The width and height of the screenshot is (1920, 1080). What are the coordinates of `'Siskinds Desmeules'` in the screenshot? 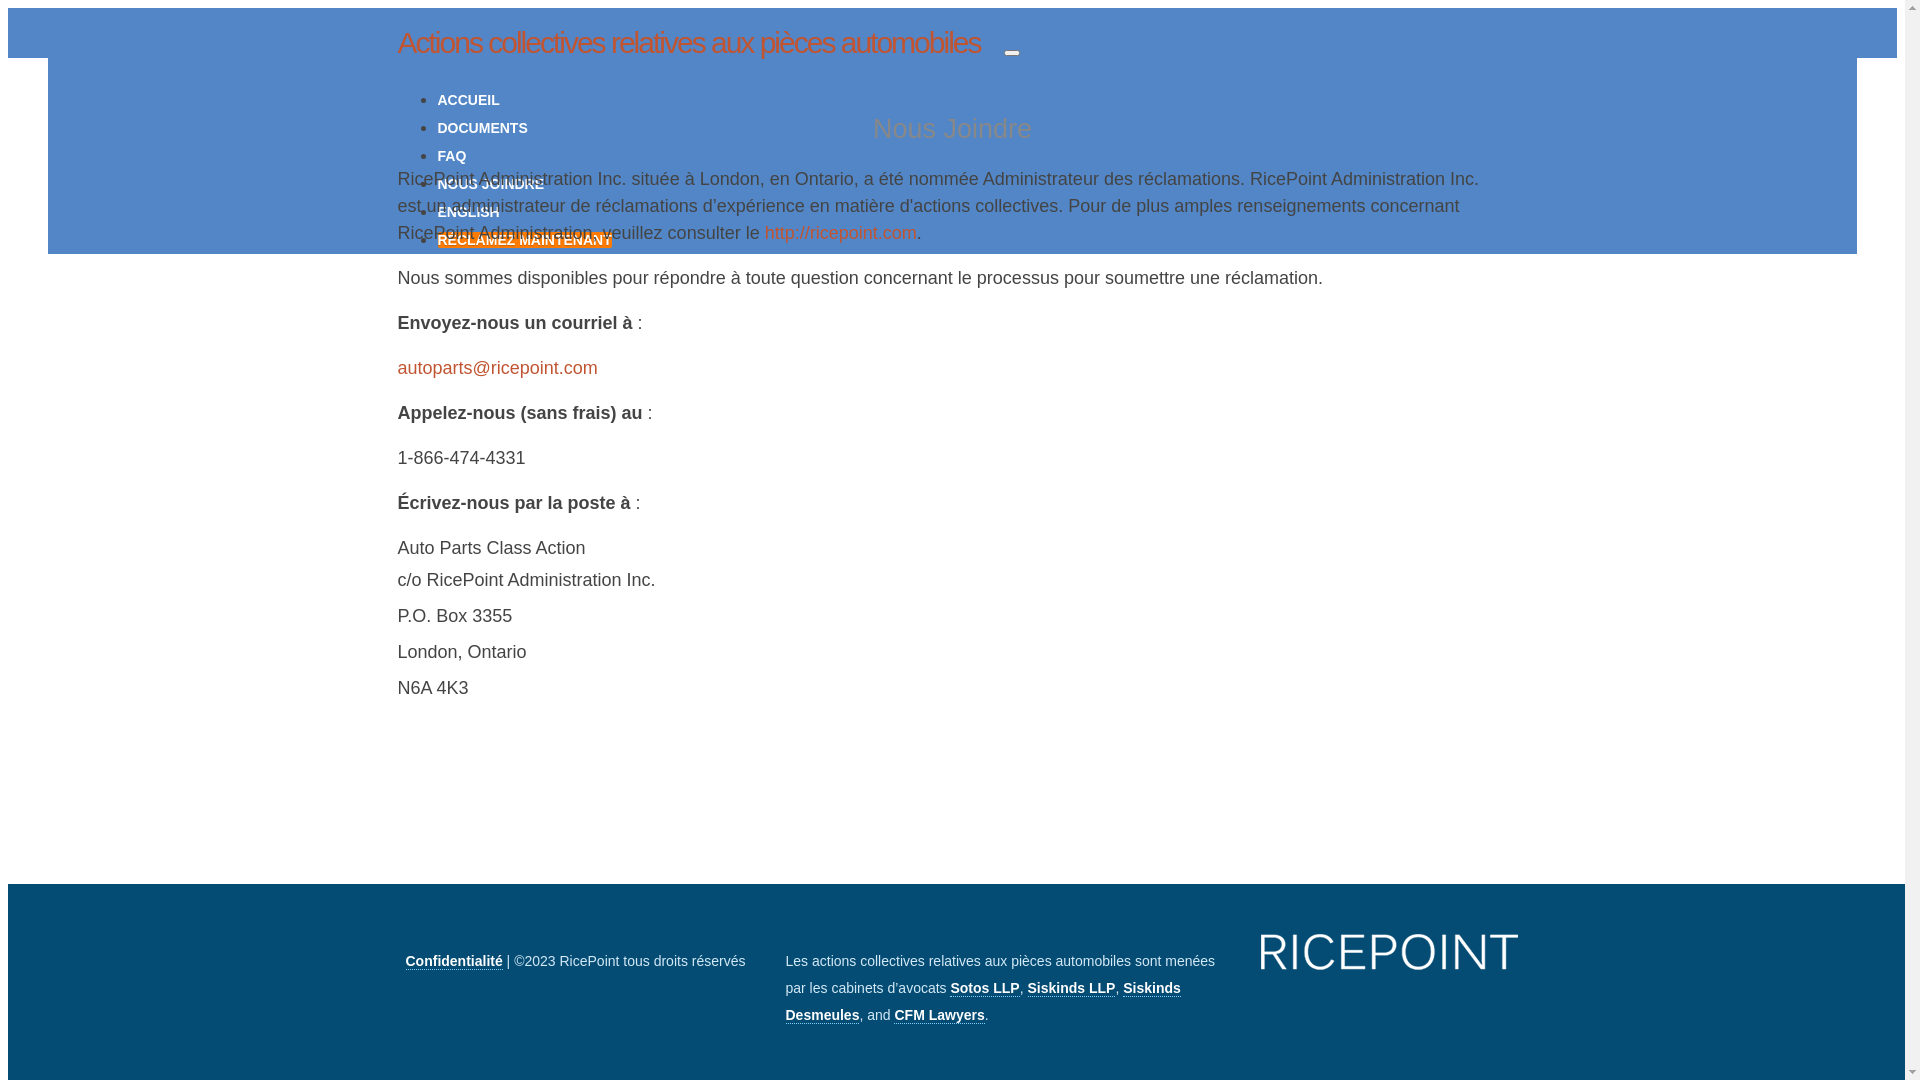 It's located at (983, 1002).